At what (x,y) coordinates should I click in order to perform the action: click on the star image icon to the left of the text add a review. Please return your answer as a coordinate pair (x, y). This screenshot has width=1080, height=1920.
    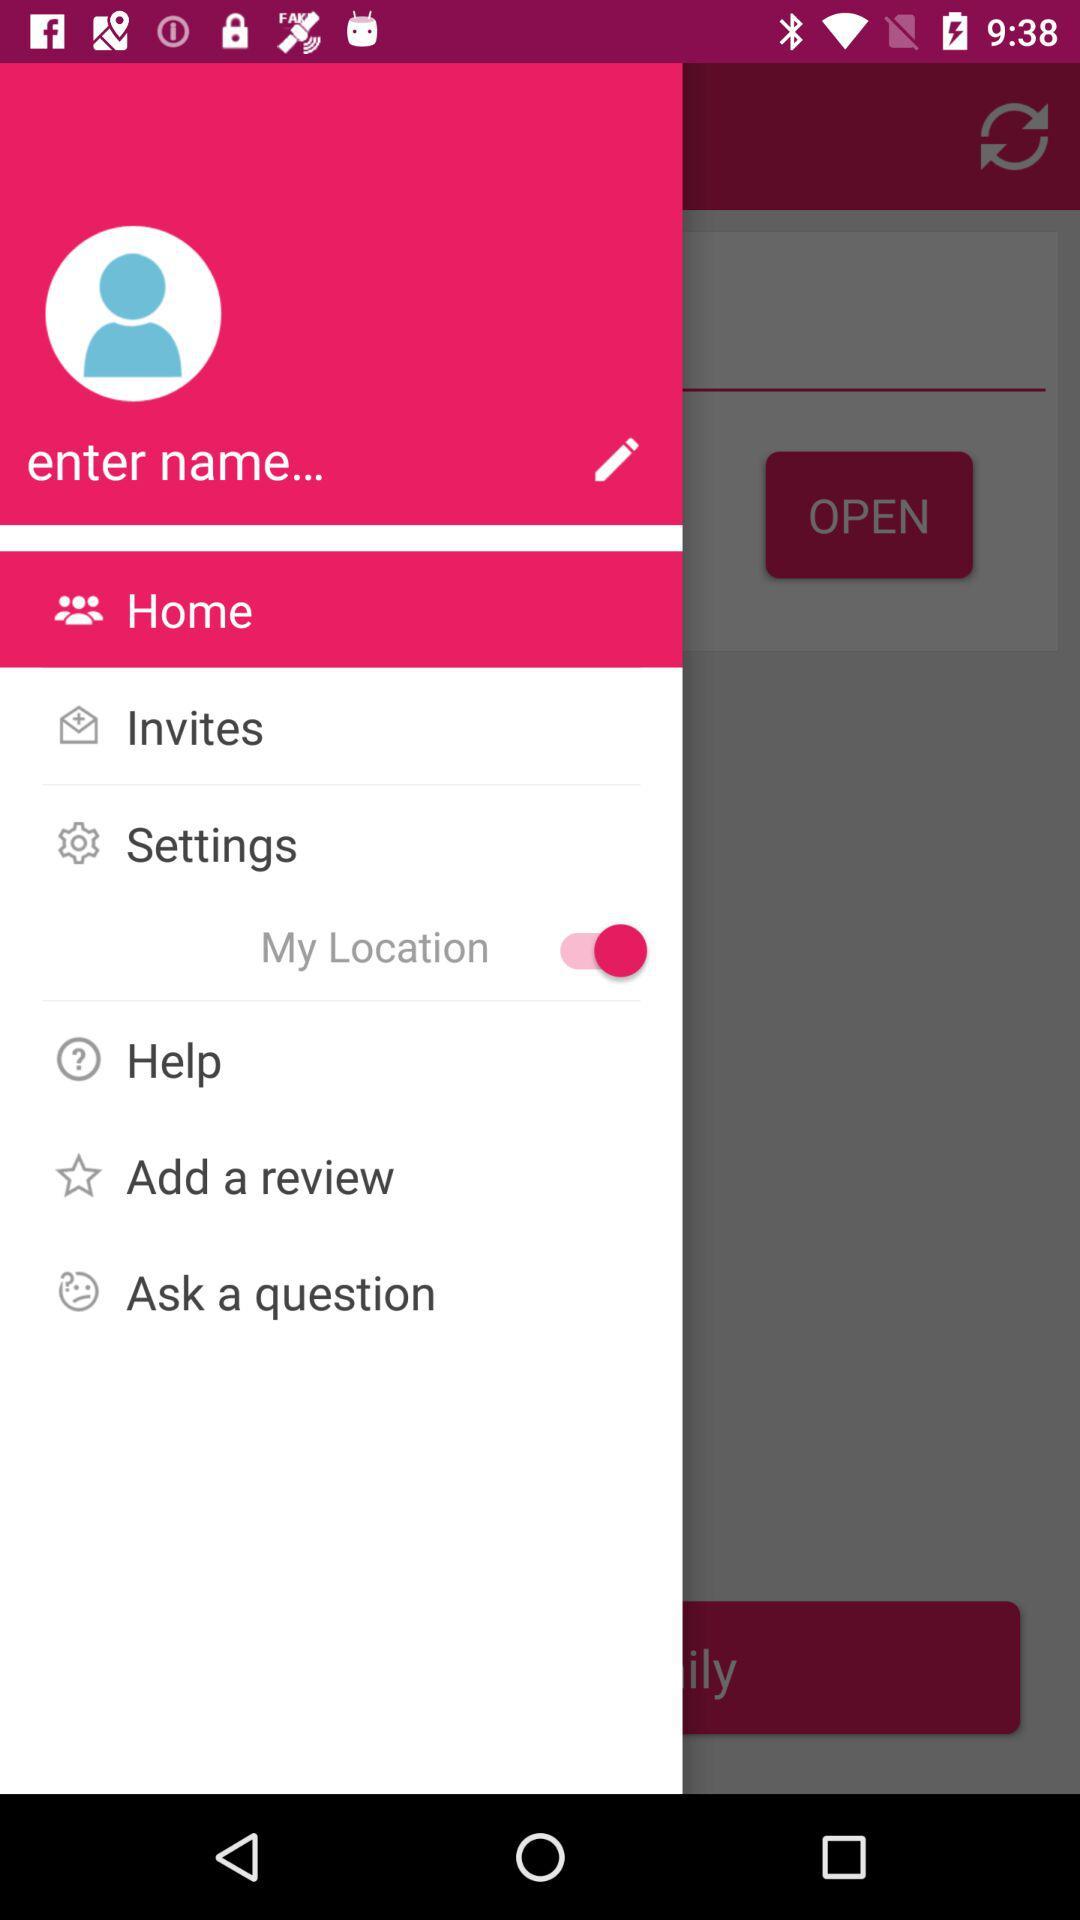
    Looking at the image, I should click on (77, 1175).